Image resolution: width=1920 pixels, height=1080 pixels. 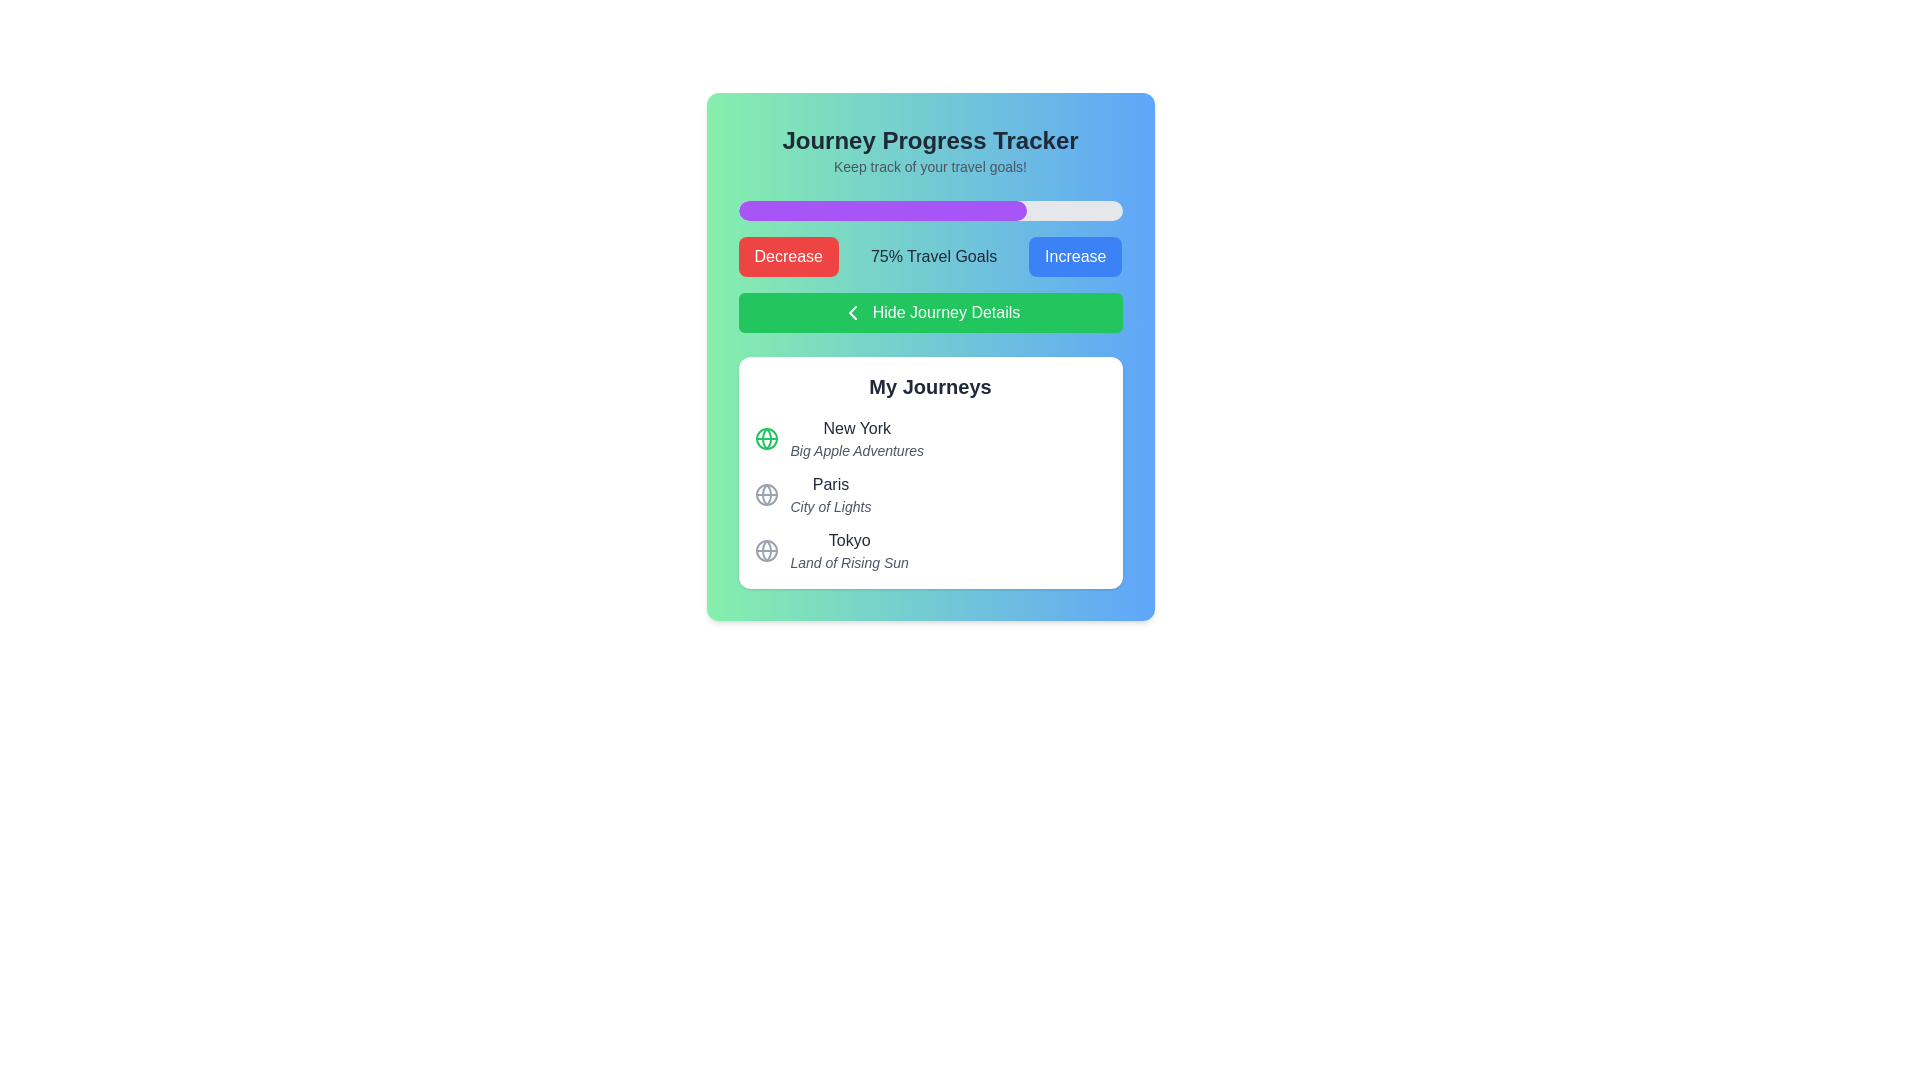 I want to click on the header text display that reads 'Journey Progress Tracker' to read it, so click(x=929, y=149).